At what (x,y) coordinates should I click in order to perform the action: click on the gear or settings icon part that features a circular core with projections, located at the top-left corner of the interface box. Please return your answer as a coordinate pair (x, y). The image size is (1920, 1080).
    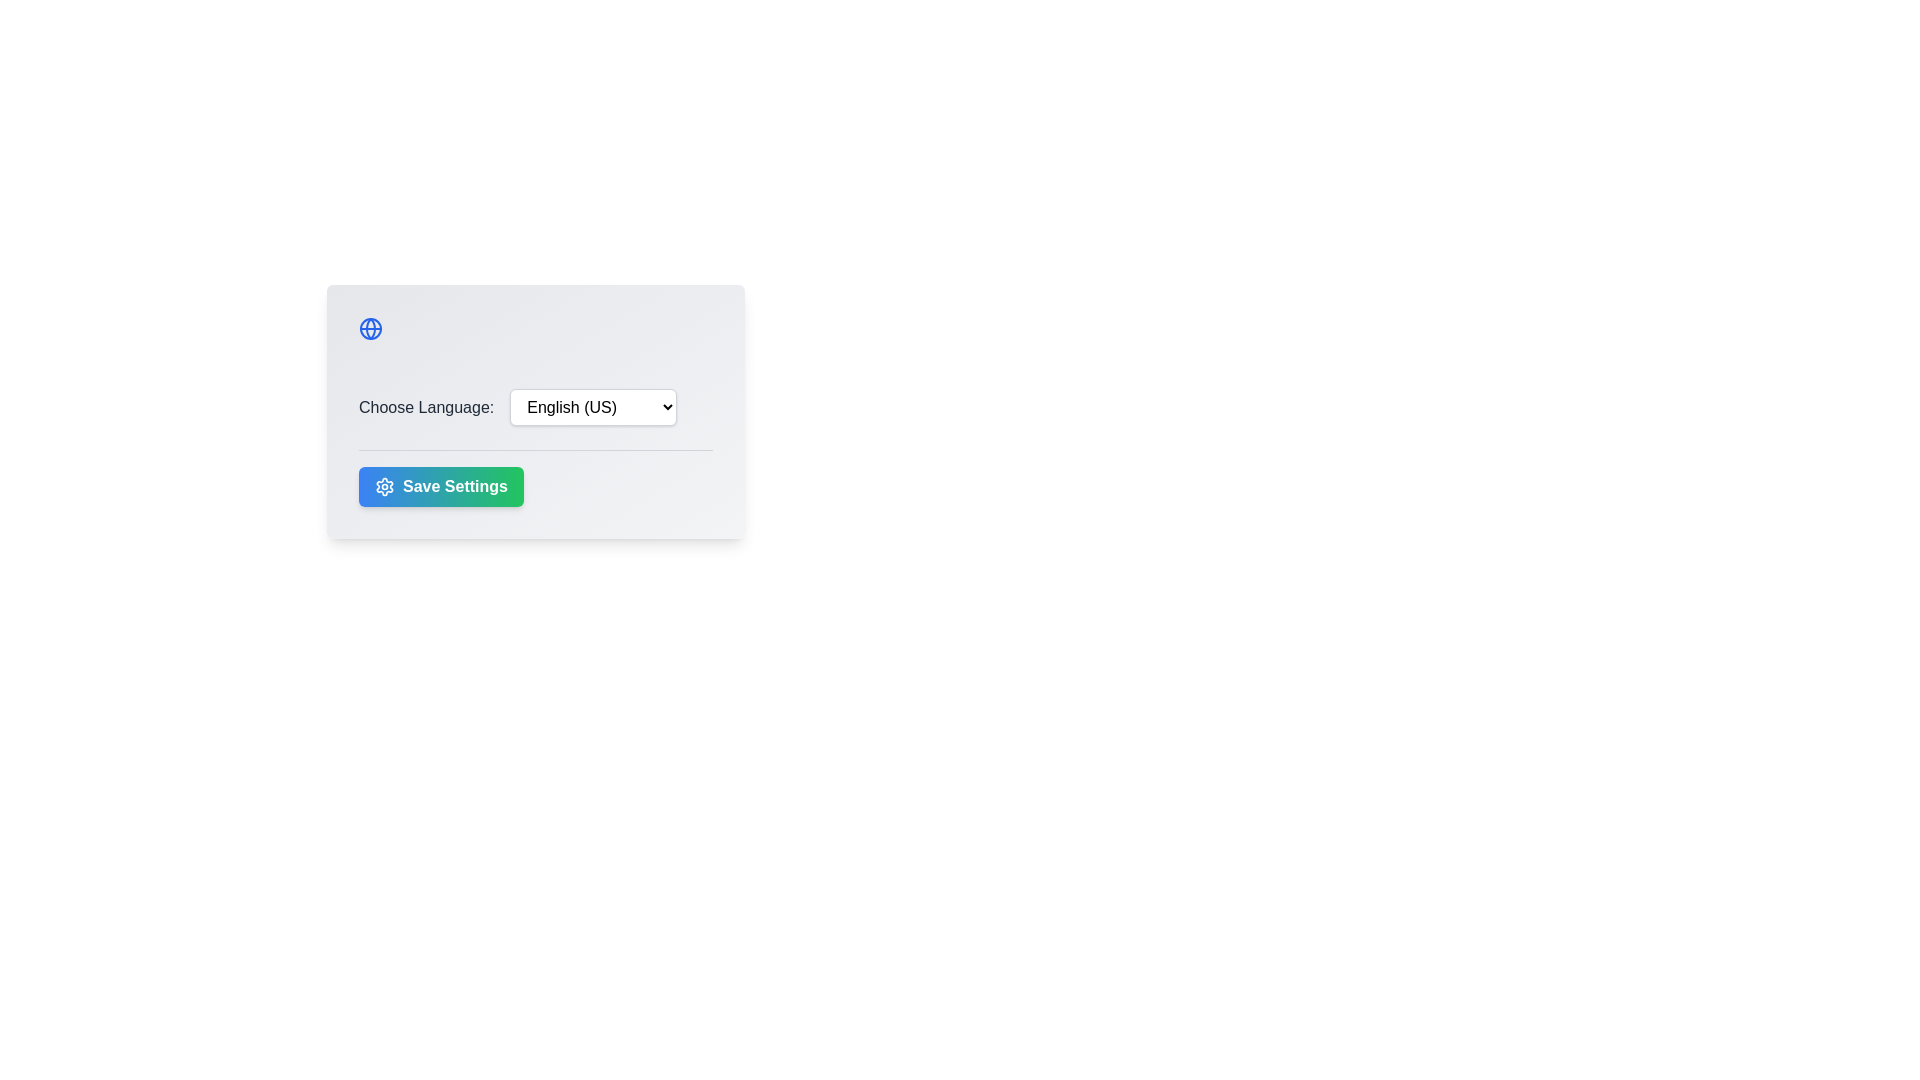
    Looking at the image, I should click on (384, 486).